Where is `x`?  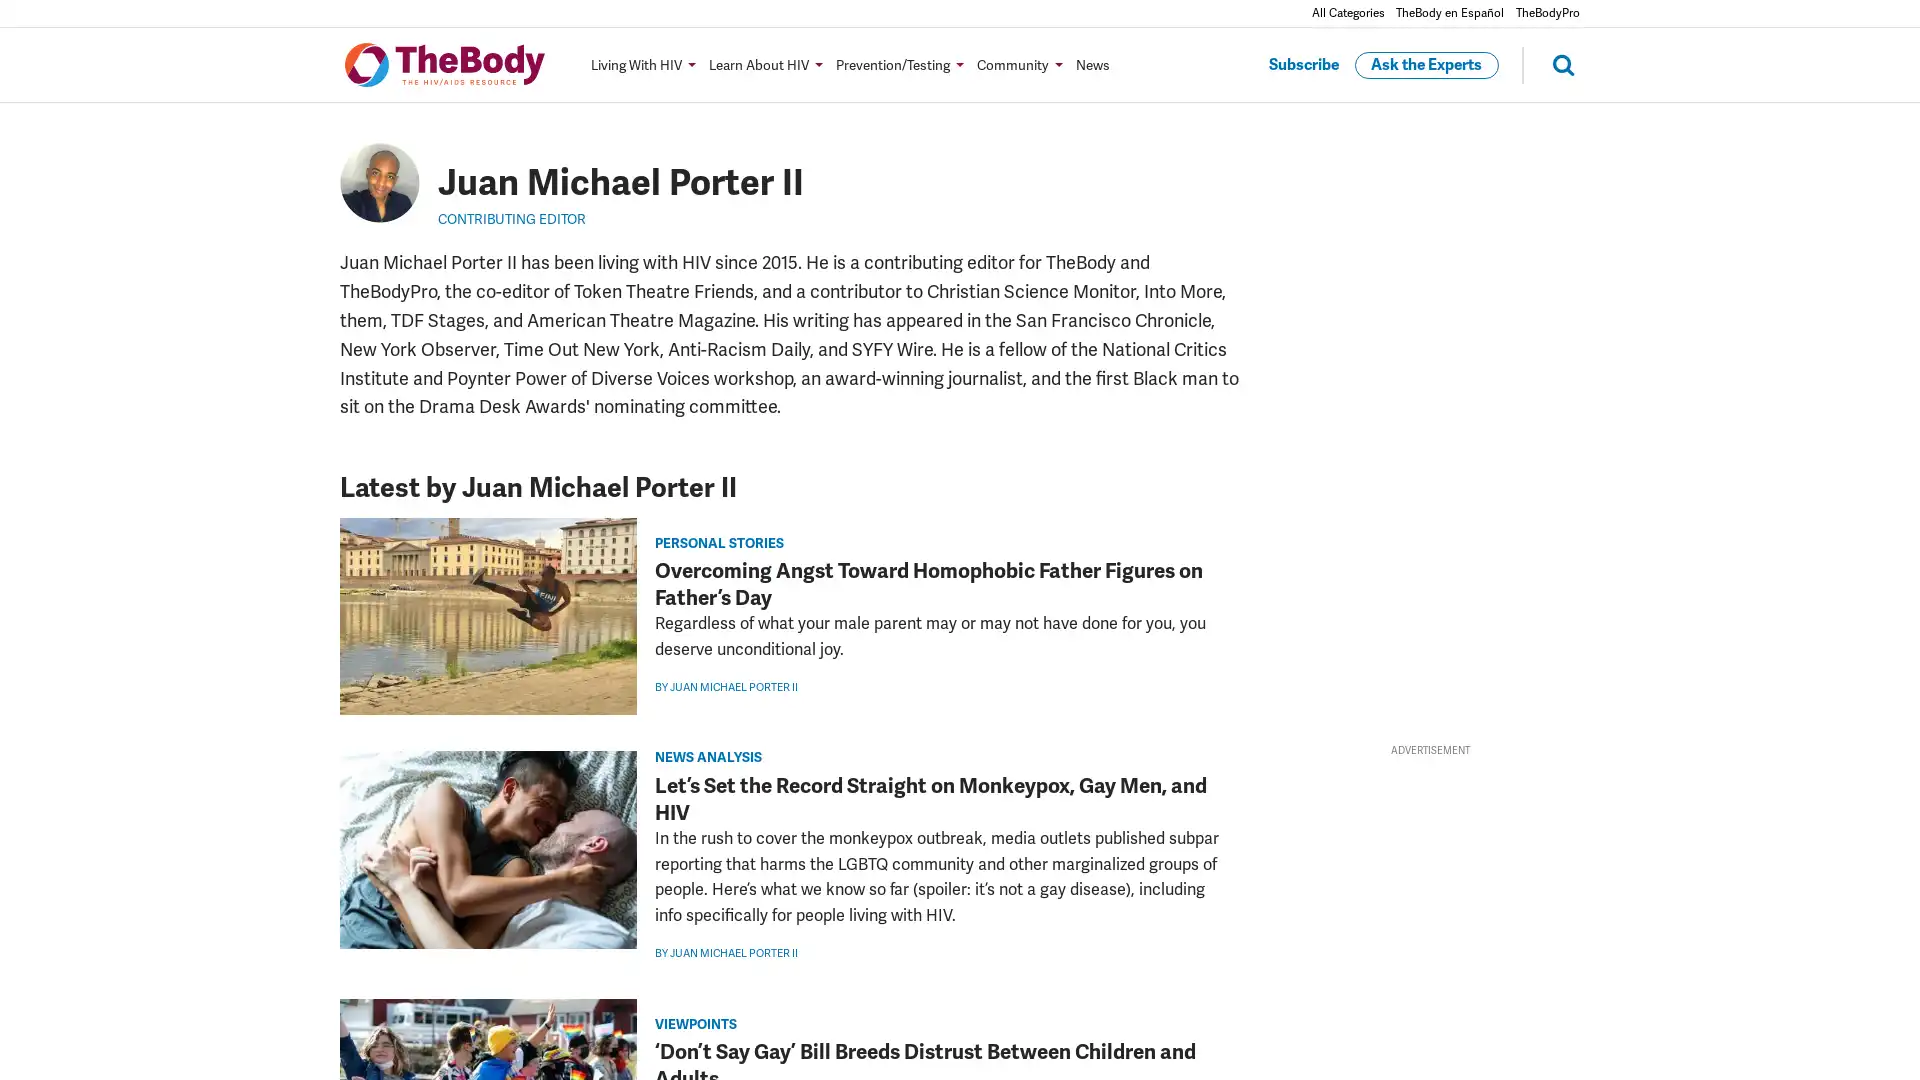 x is located at coordinates (312, 785).